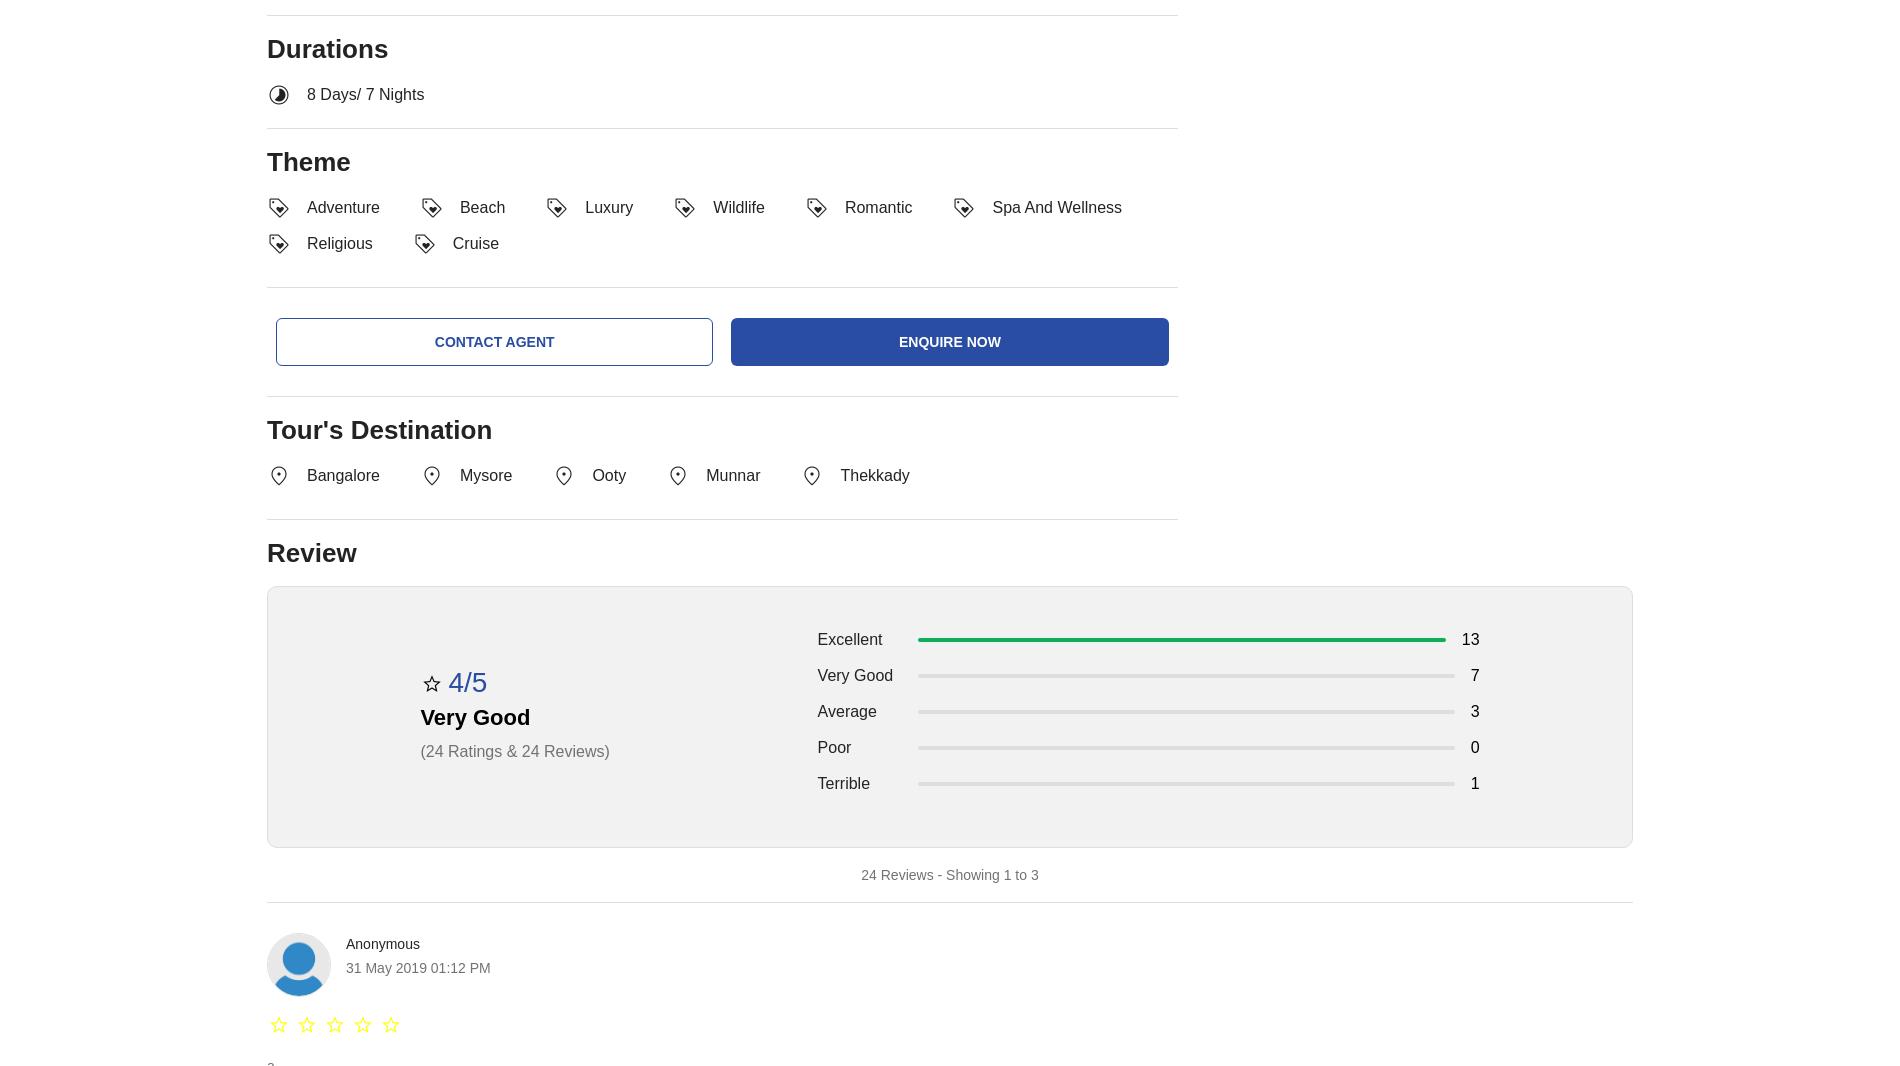  Describe the element at coordinates (381, 944) in the screenshot. I see `'Anonymous'` at that location.